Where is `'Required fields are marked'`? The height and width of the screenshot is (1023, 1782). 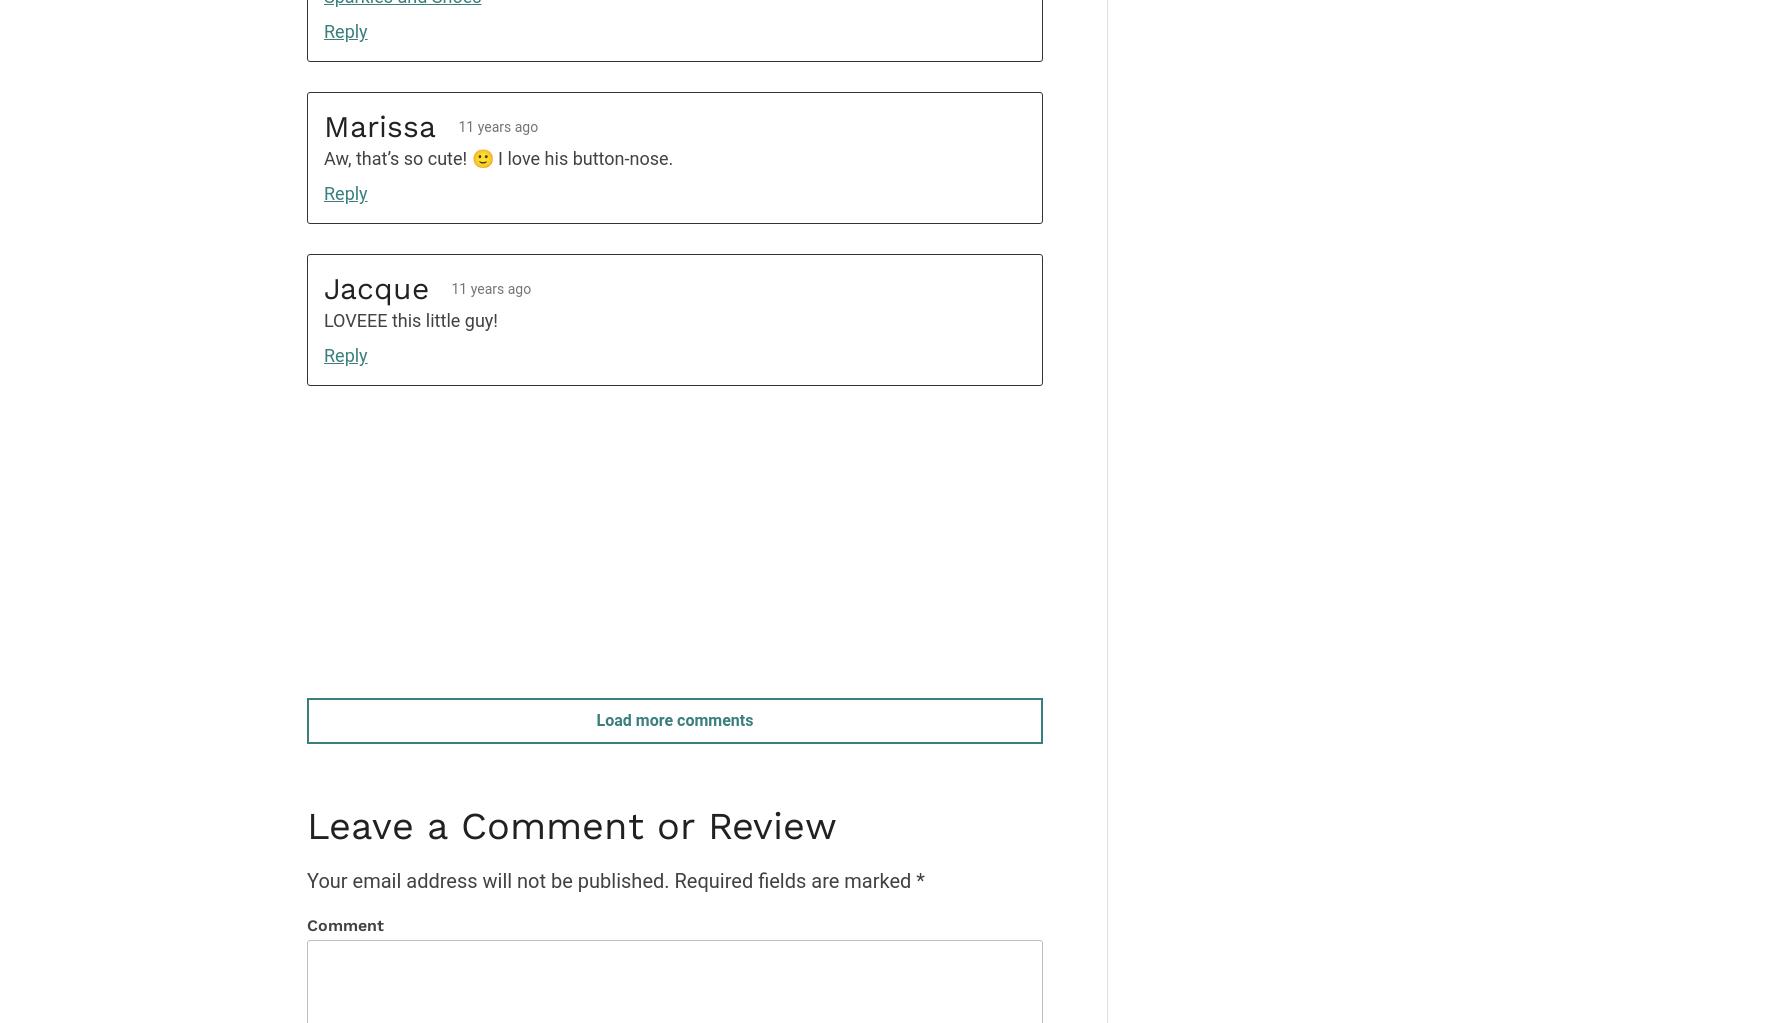
'Required fields are marked' is located at coordinates (792, 879).